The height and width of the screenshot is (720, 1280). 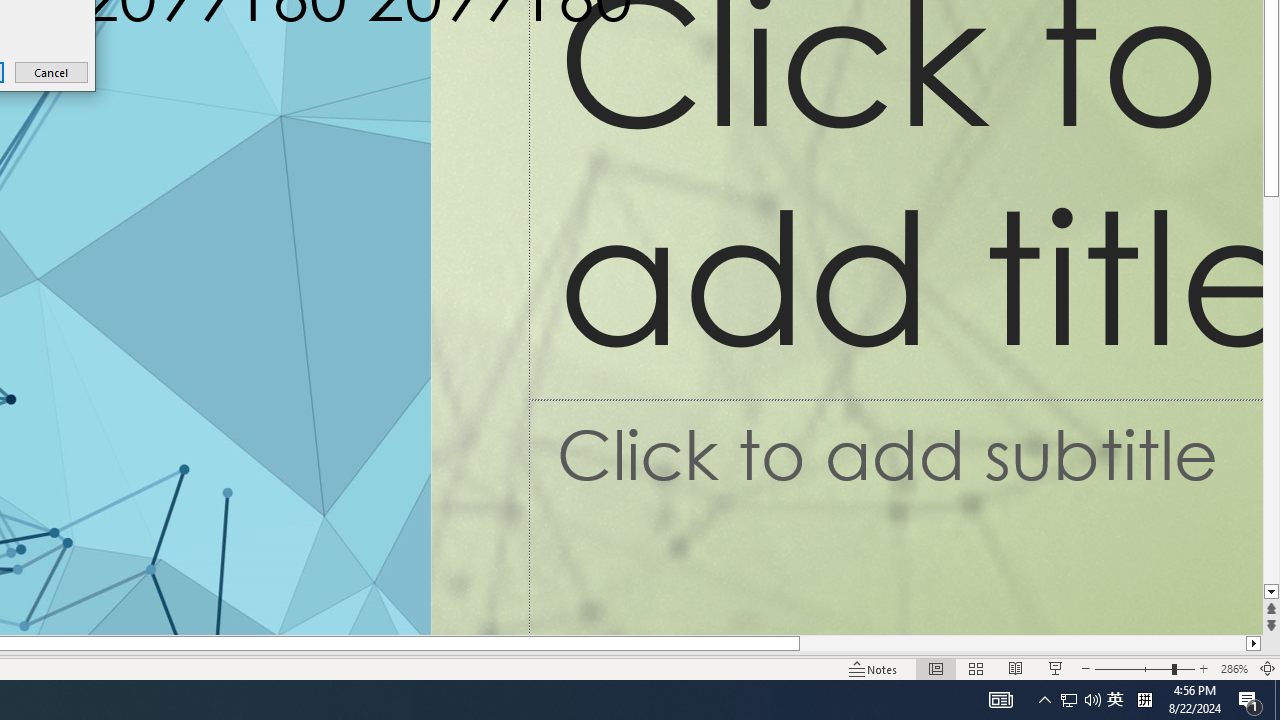 What do you see at coordinates (51, 71) in the screenshot?
I see `'Cancel'` at bounding box center [51, 71].